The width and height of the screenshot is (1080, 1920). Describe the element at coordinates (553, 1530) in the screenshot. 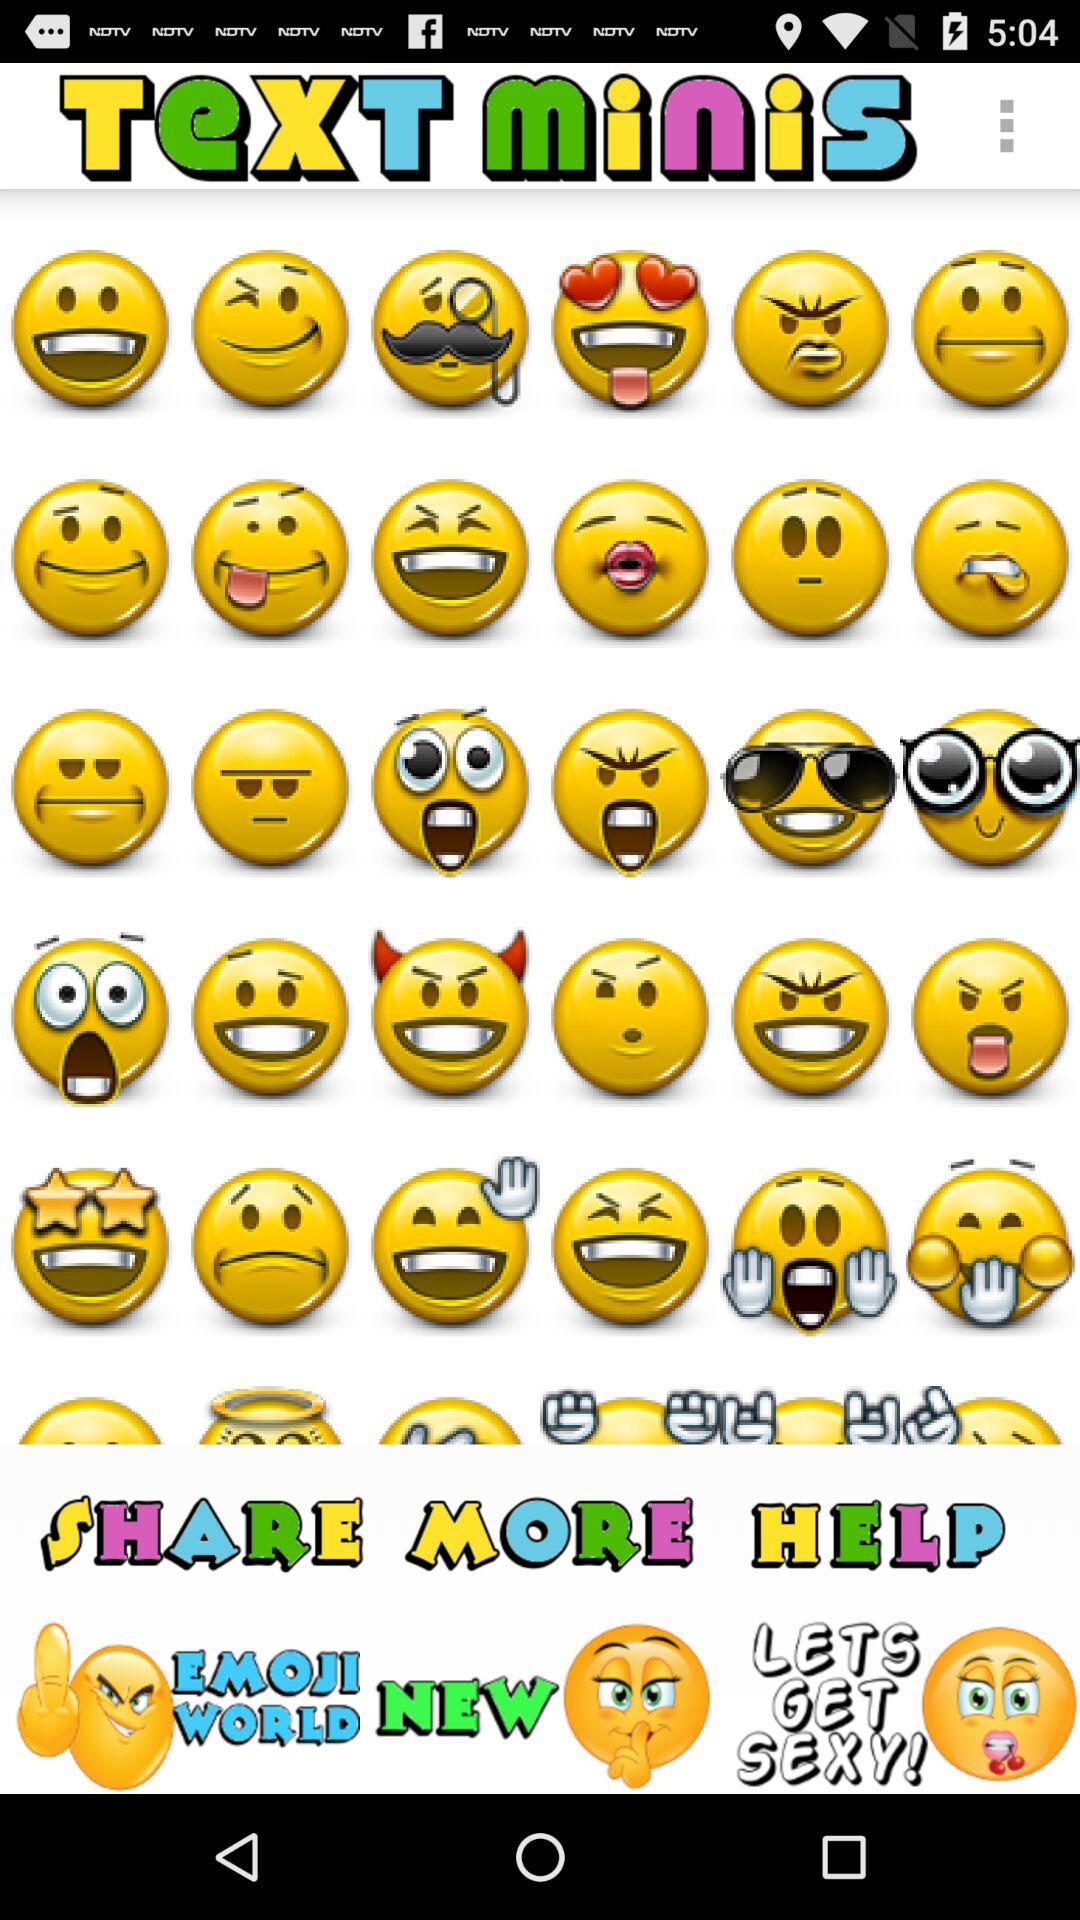

I see `show more emotes` at that location.